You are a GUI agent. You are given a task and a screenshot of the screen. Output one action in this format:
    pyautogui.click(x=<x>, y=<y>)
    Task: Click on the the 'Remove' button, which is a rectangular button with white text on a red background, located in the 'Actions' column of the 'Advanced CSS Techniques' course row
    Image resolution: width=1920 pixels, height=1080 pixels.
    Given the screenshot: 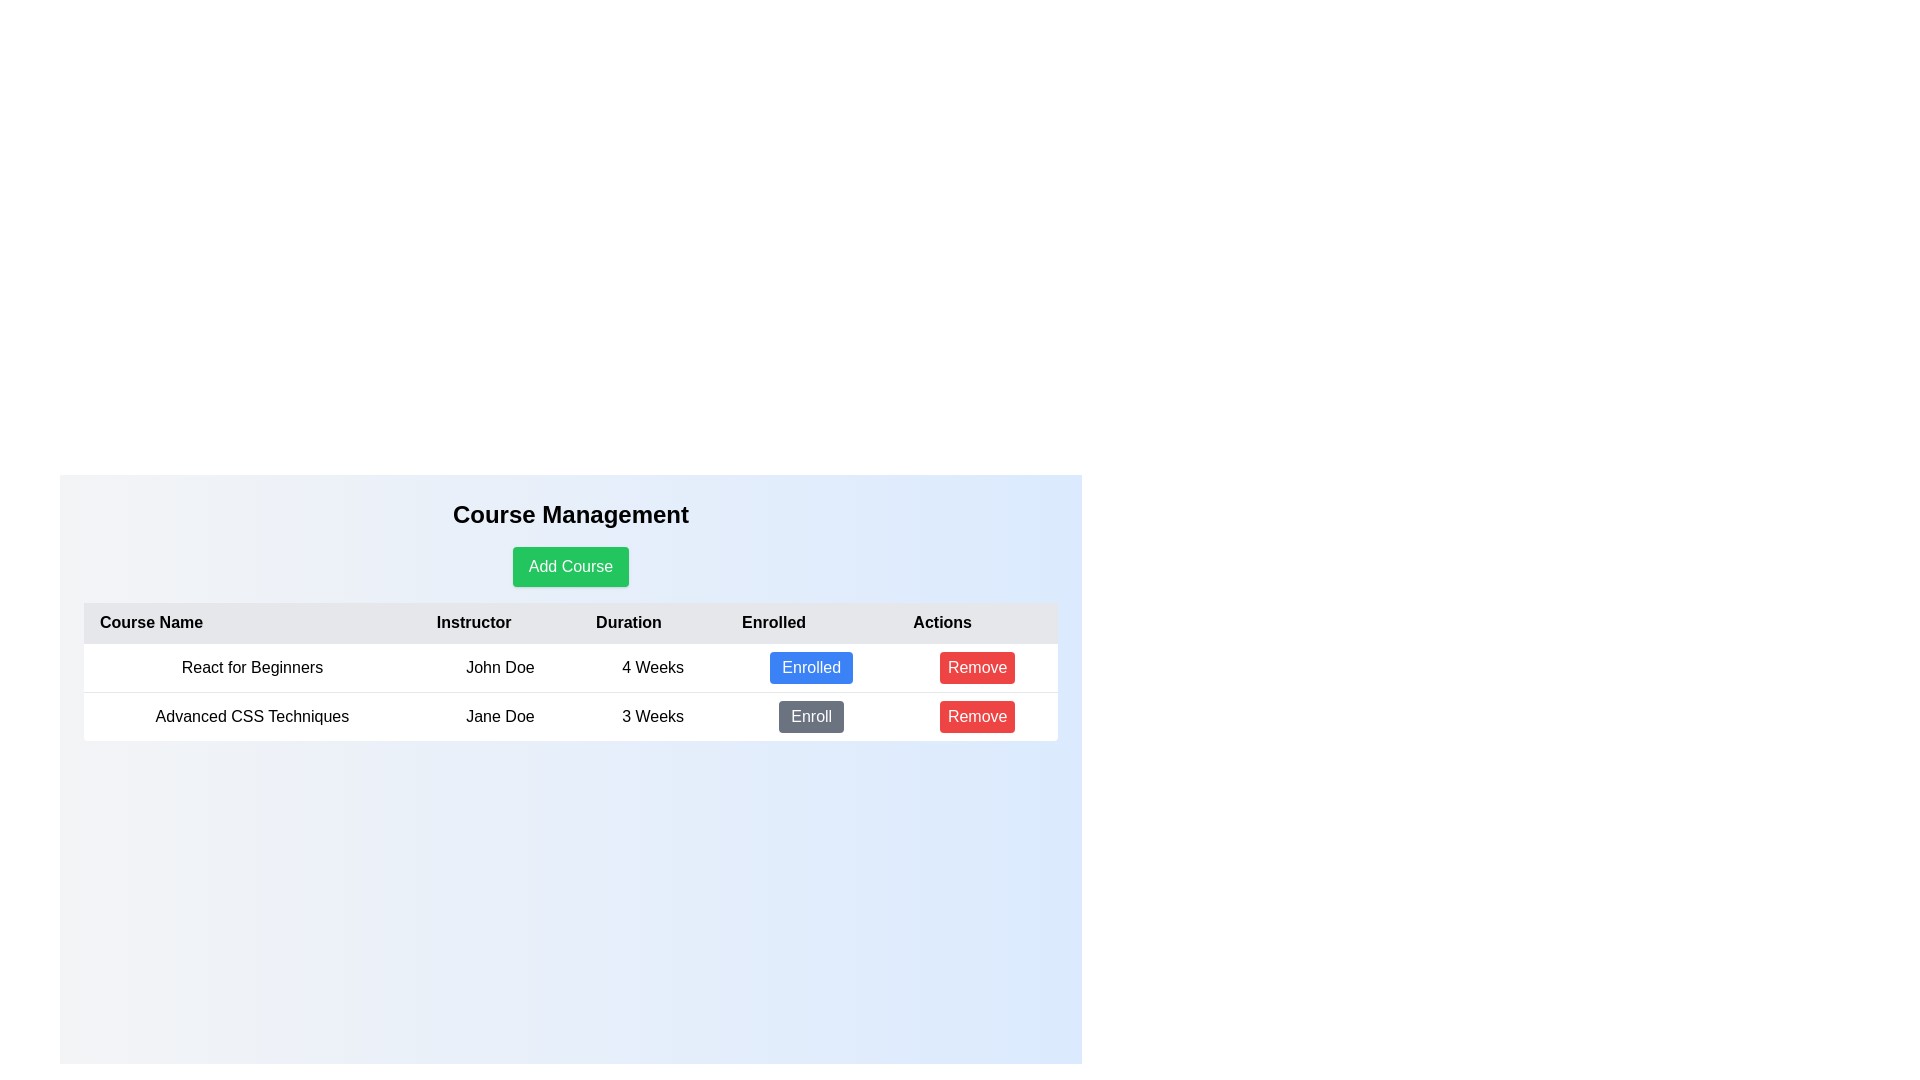 What is the action you would take?
    pyautogui.click(x=977, y=716)
    